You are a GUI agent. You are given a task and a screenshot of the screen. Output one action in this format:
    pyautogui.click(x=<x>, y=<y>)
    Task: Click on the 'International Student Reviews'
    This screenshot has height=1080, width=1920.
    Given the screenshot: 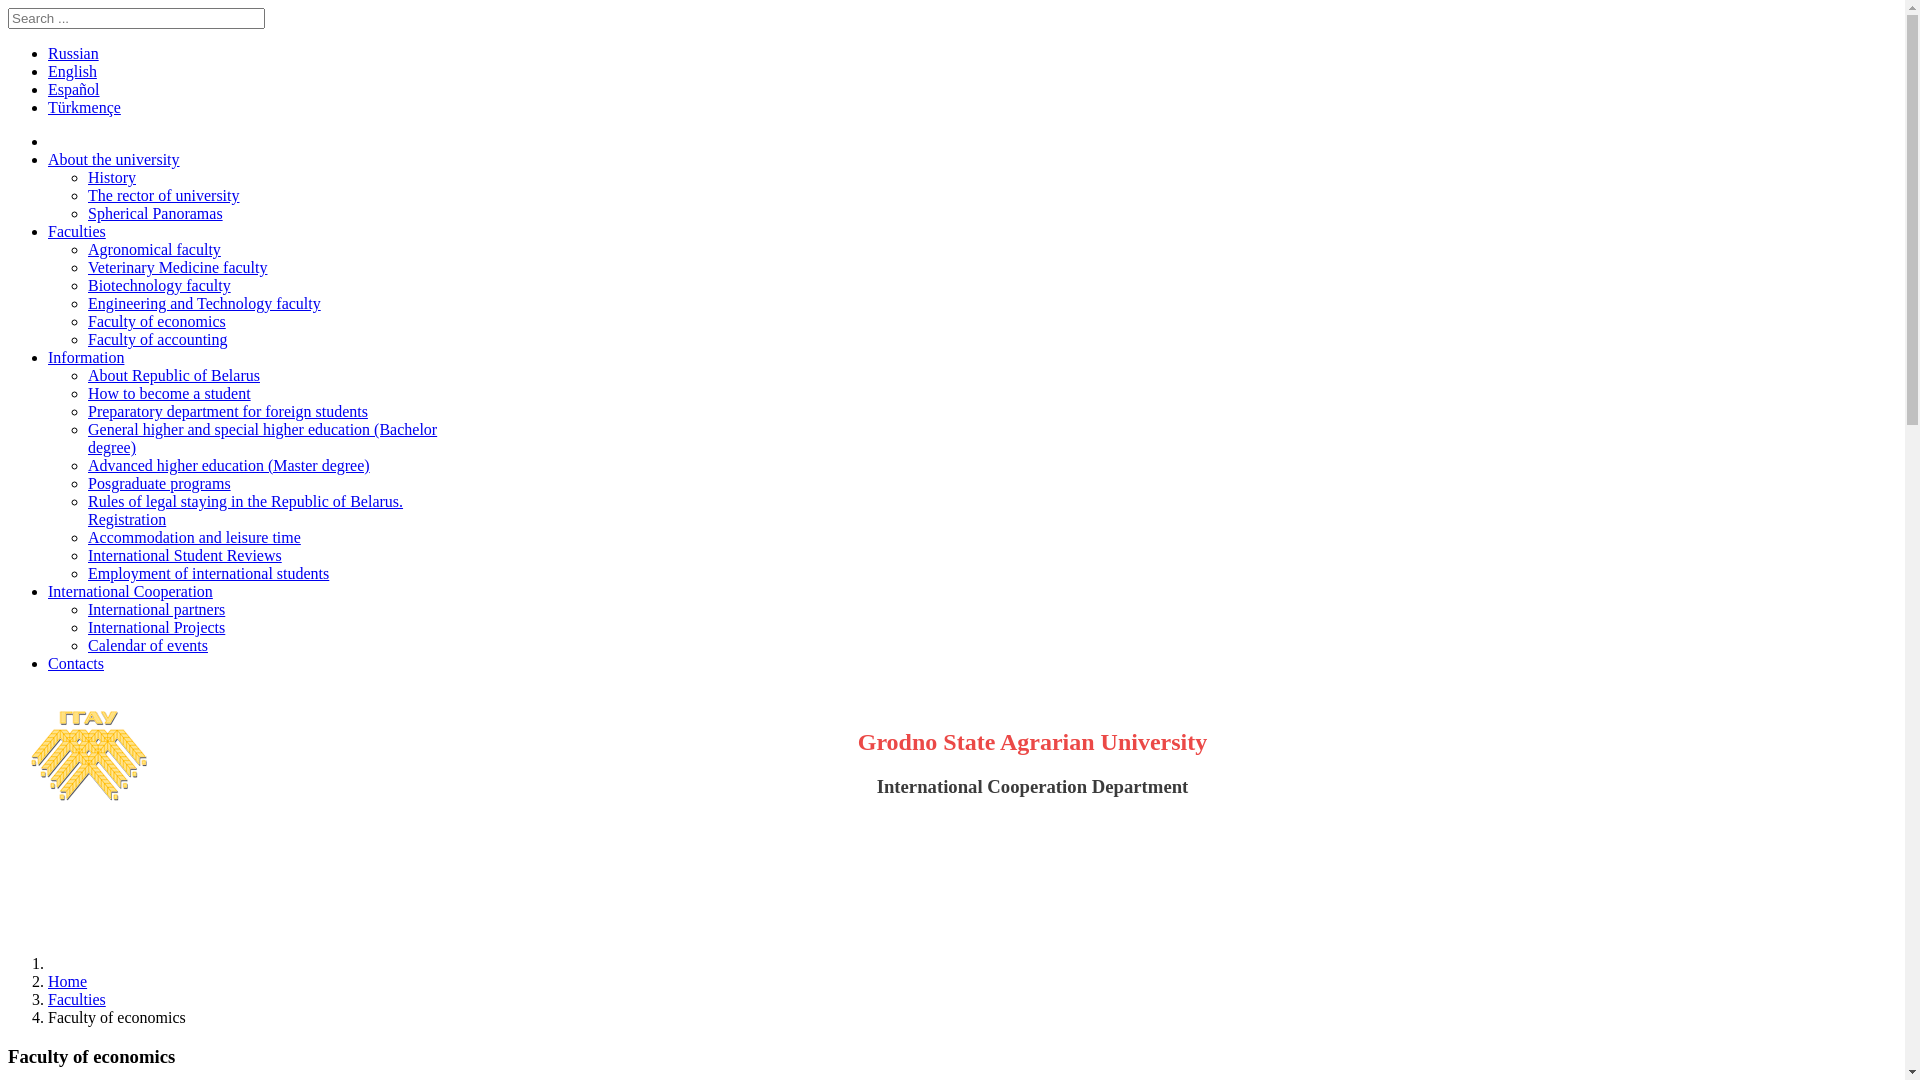 What is the action you would take?
    pyautogui.click(x=185, y=555)
    